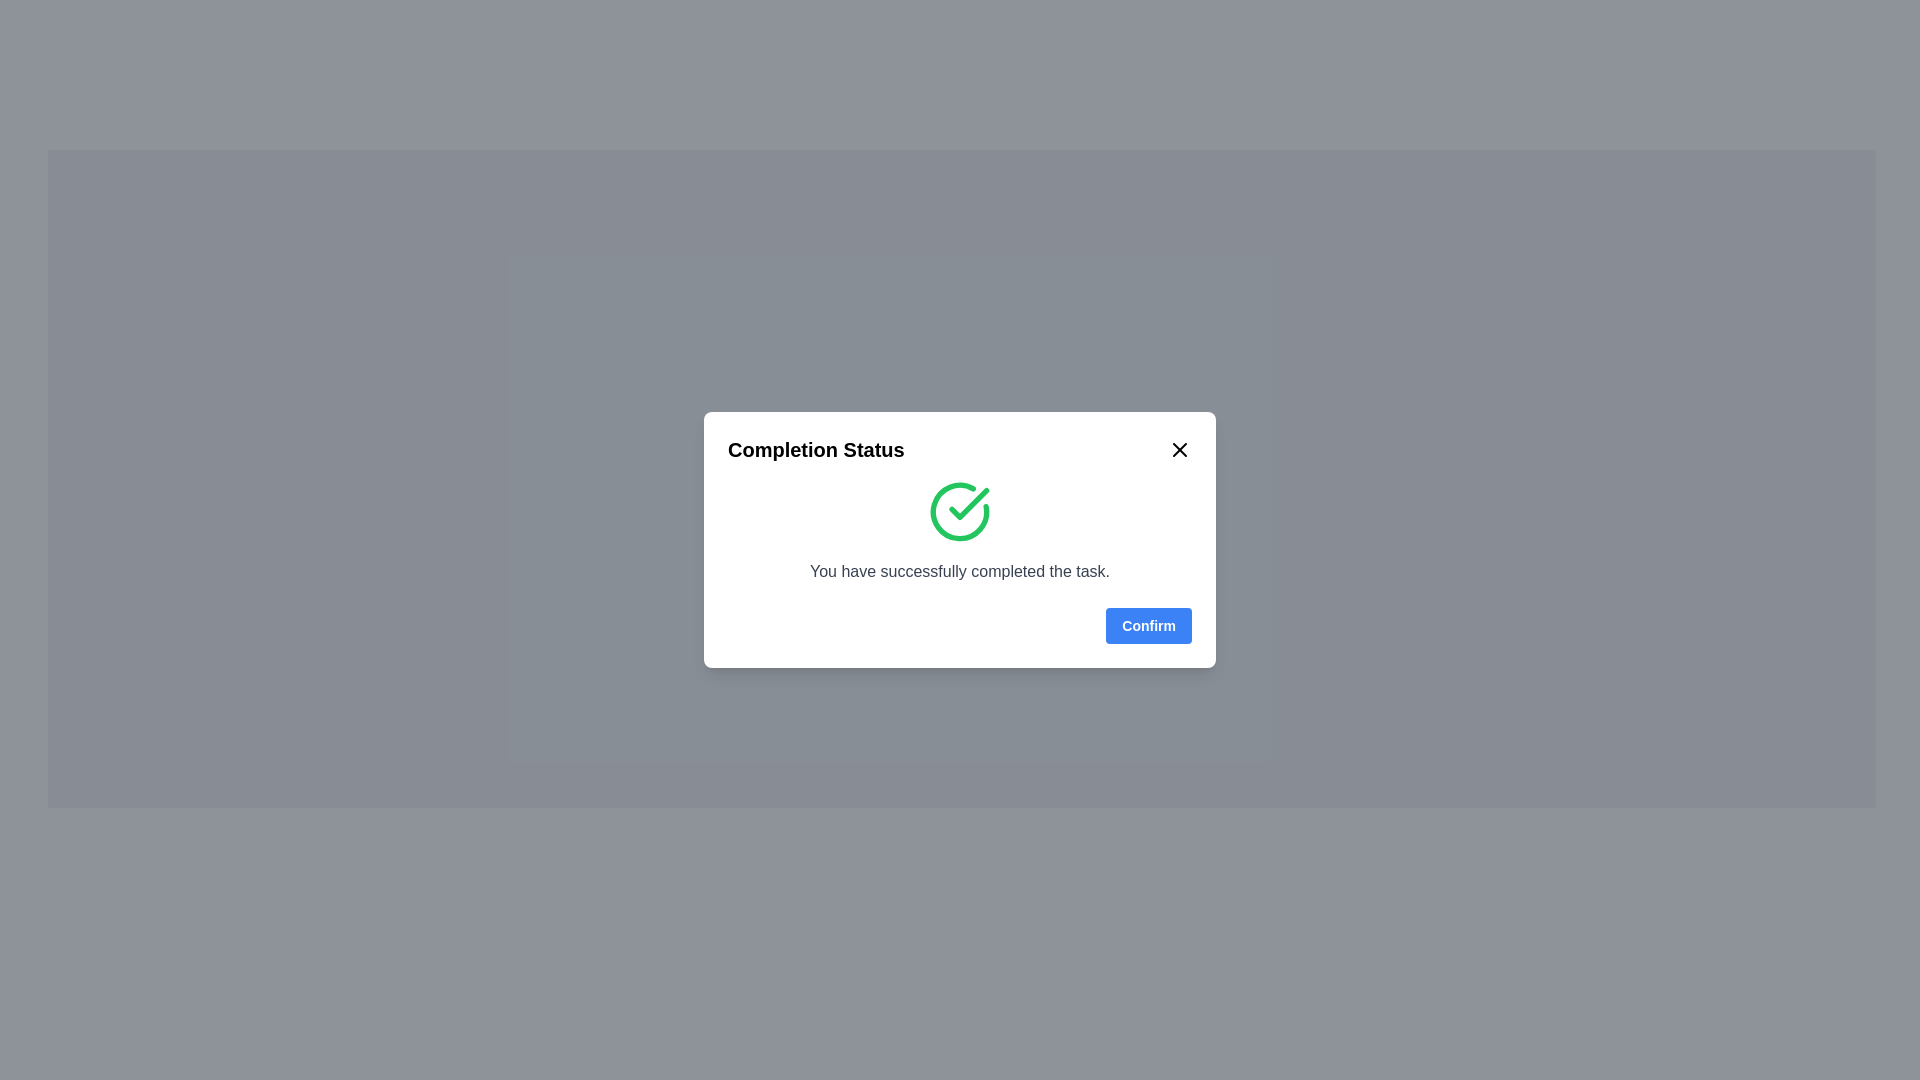  I want to click on the visual status indicator that indicates successful task completion, located below the title 'Completion Status' and above the blue 'Confirm' button, so click(960, 531).